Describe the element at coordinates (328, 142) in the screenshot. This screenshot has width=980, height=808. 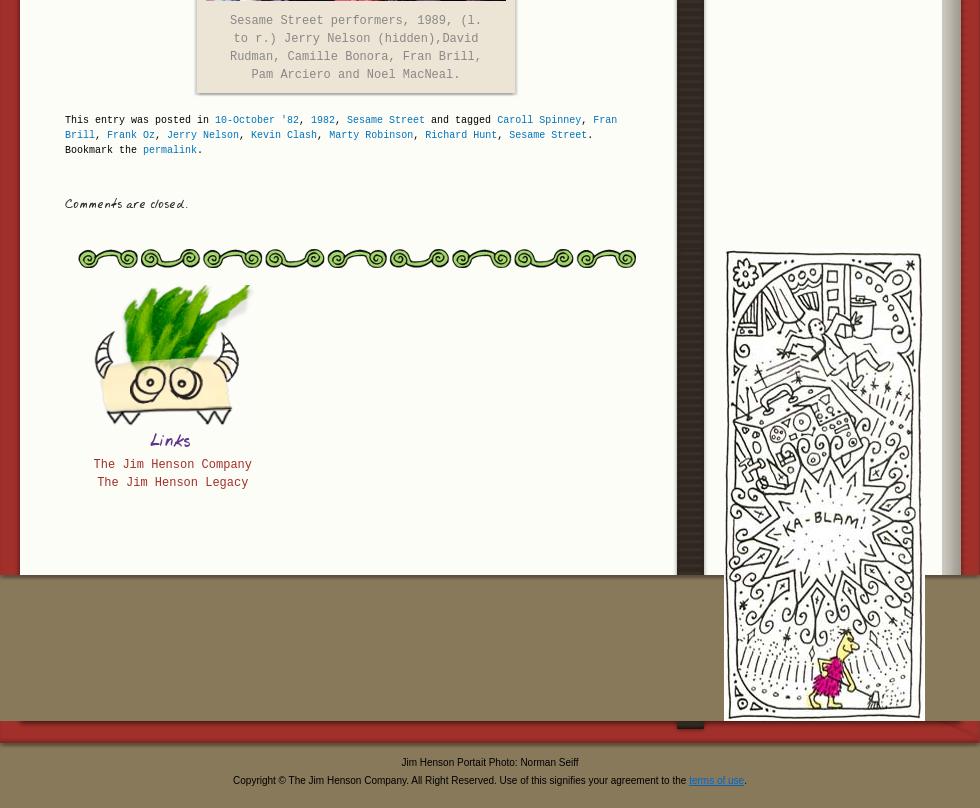
I see `'. Bookmark the'` at that location.